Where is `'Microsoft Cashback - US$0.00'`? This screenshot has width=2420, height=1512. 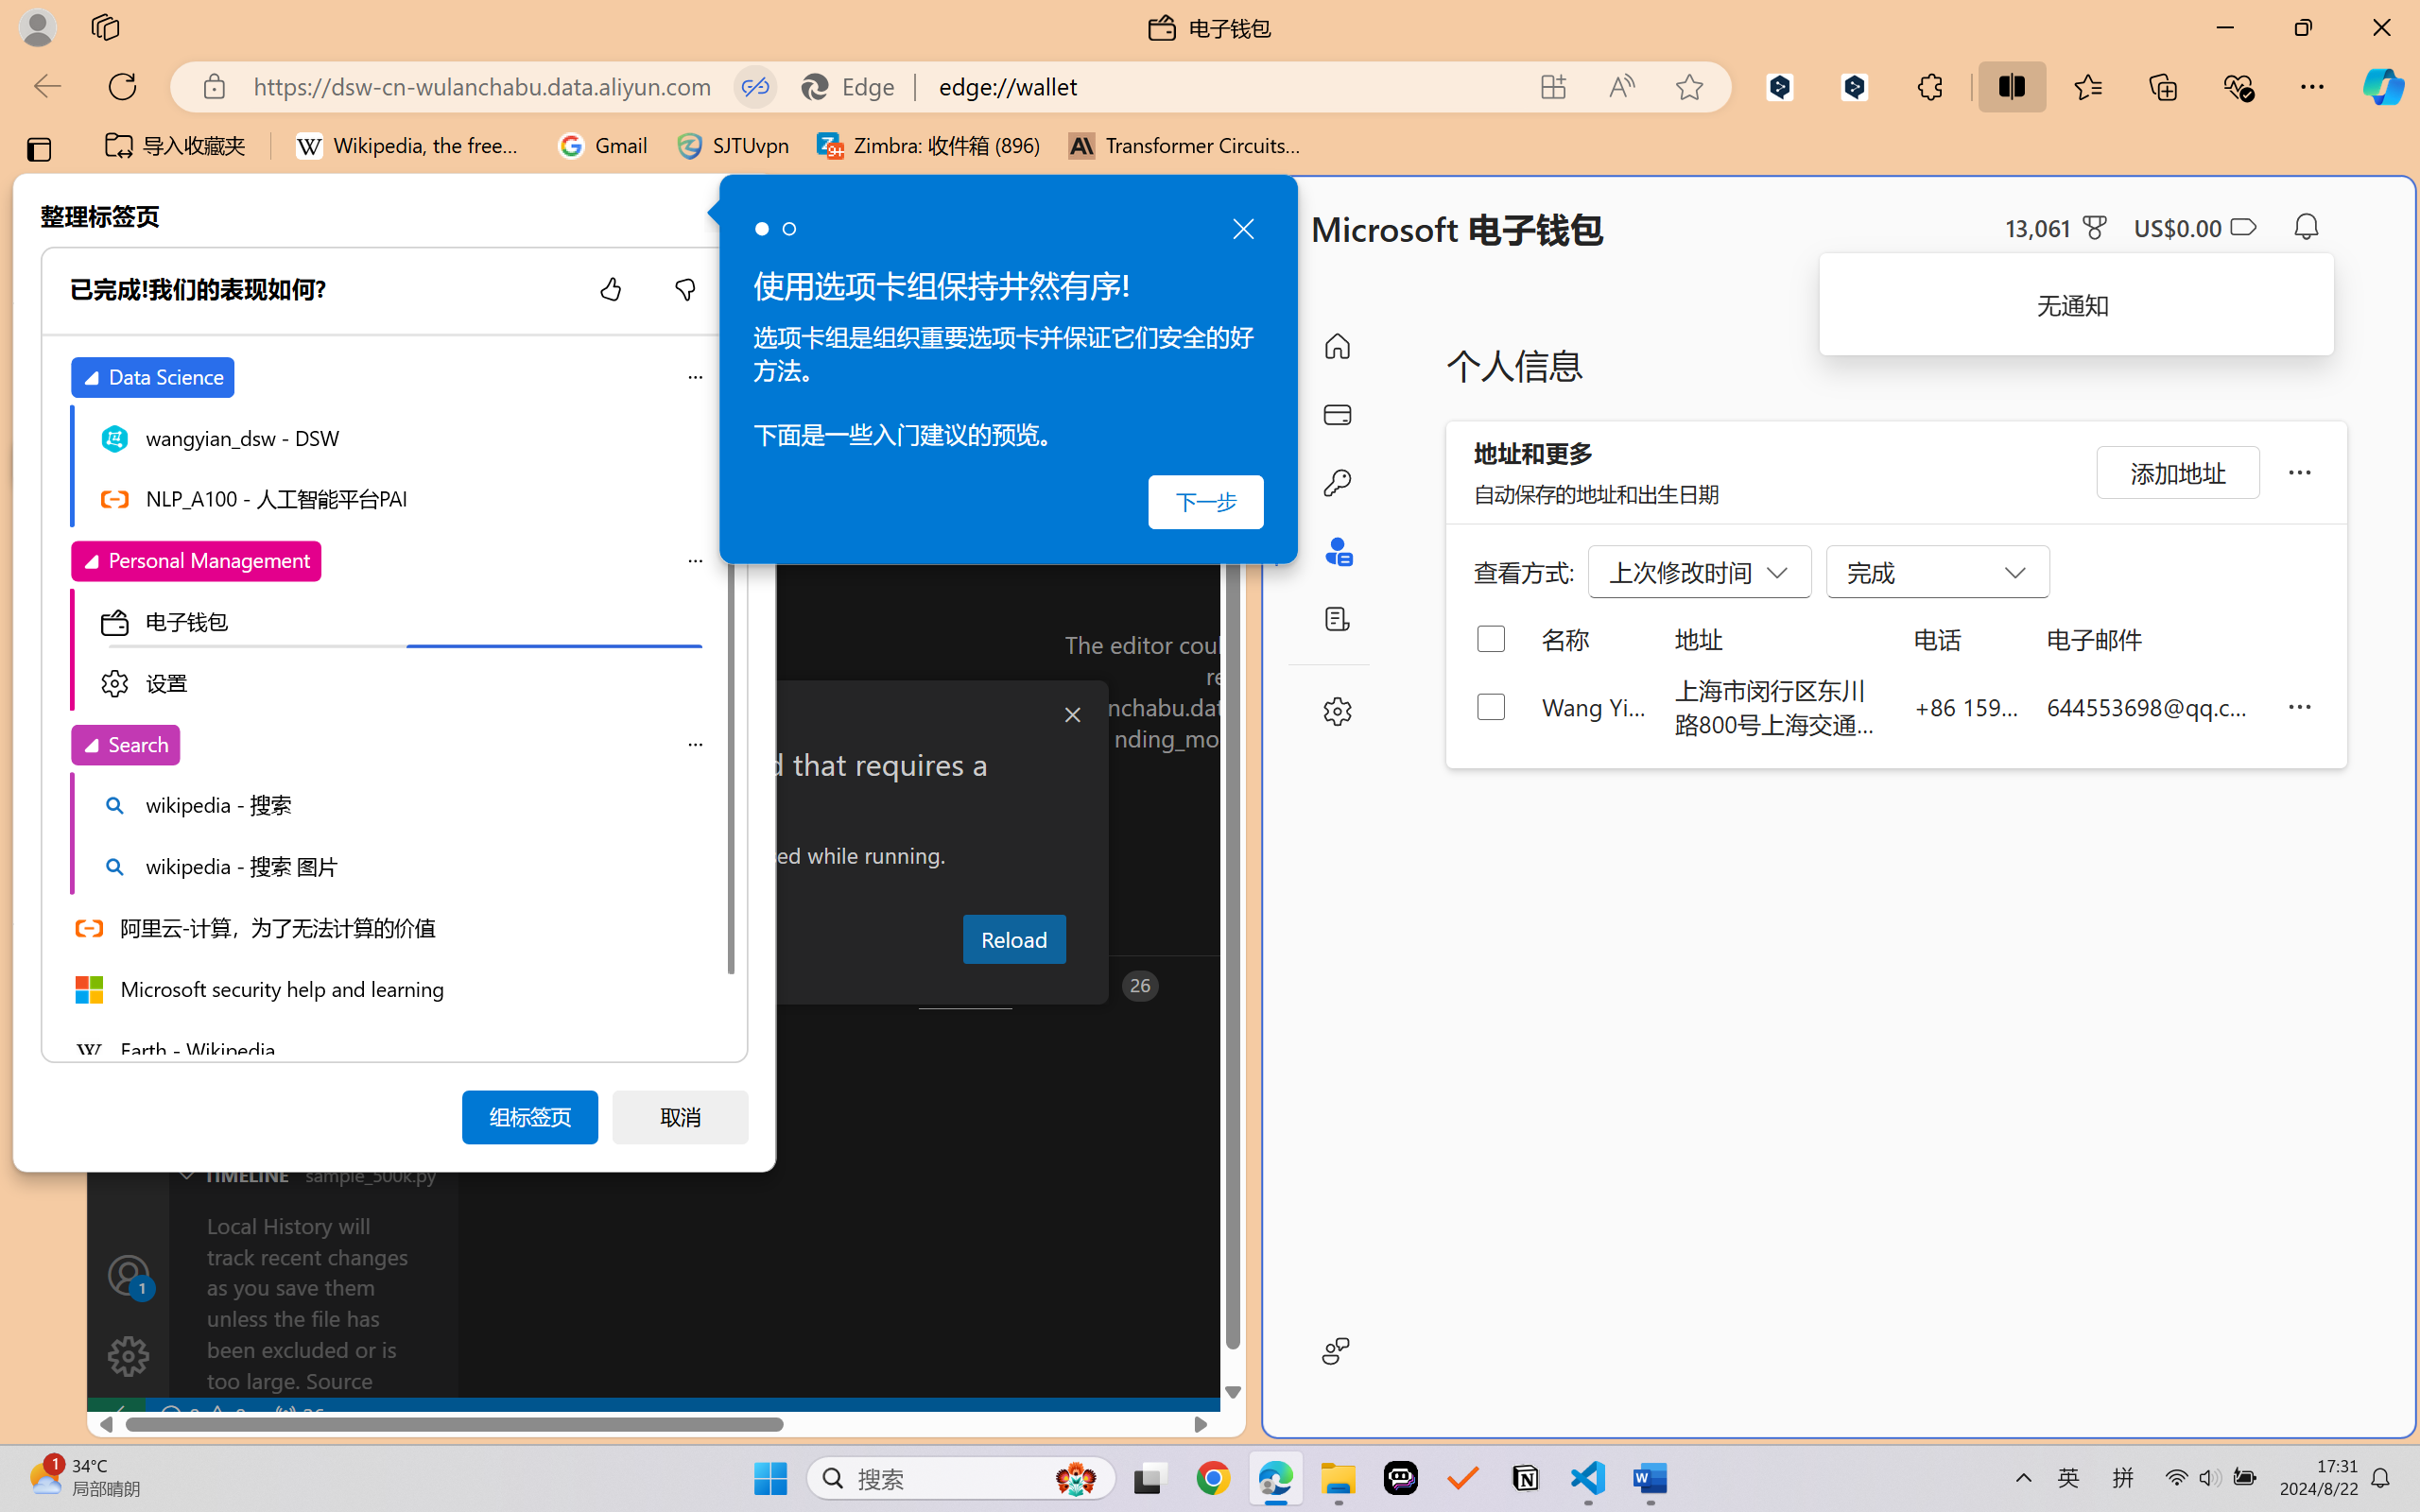 'Microsoft Cashback - US$0.00' is located at coordinates (2194, 227).